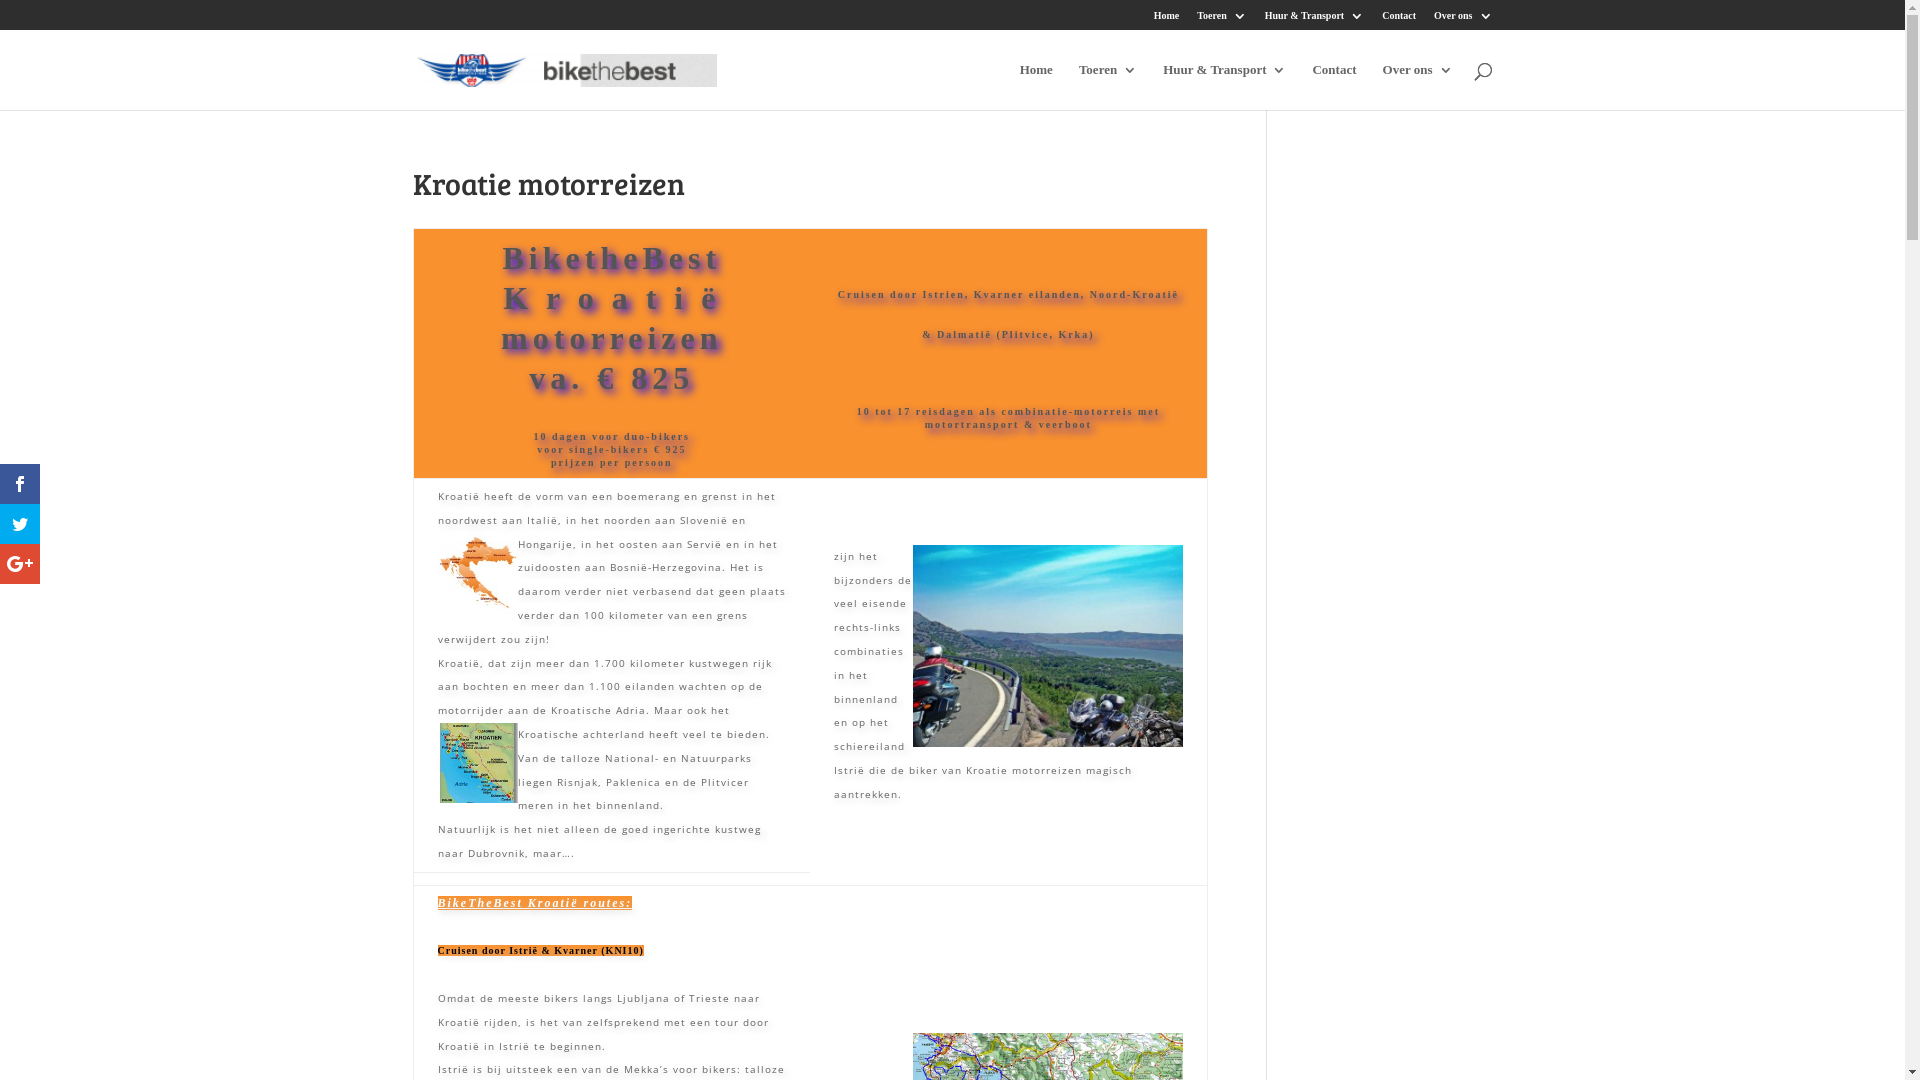 This screenshot has height=1080, width=1920. I want to click on 'Home', so click(1036, 84).